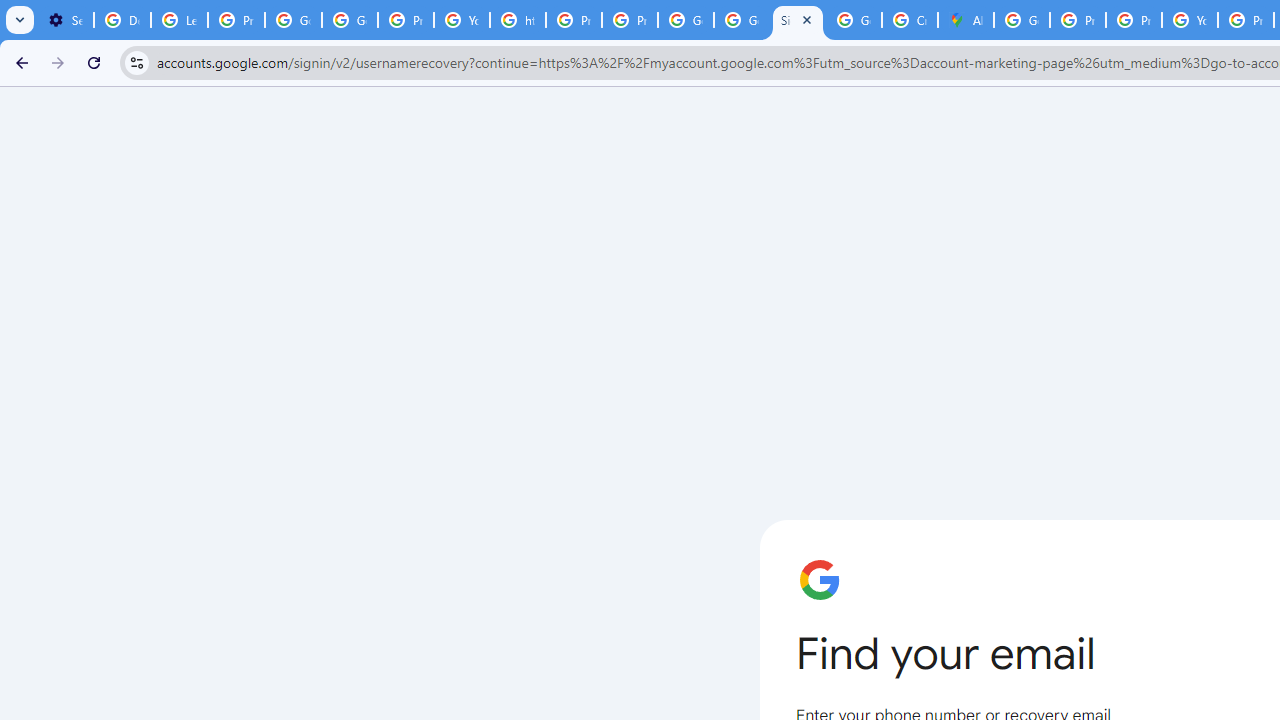 The width and height of the screenshot is (1280, 720). Describe the element at coordinates (65, 20) in the screenshot. I see `'Settings - On startup'` at that location.